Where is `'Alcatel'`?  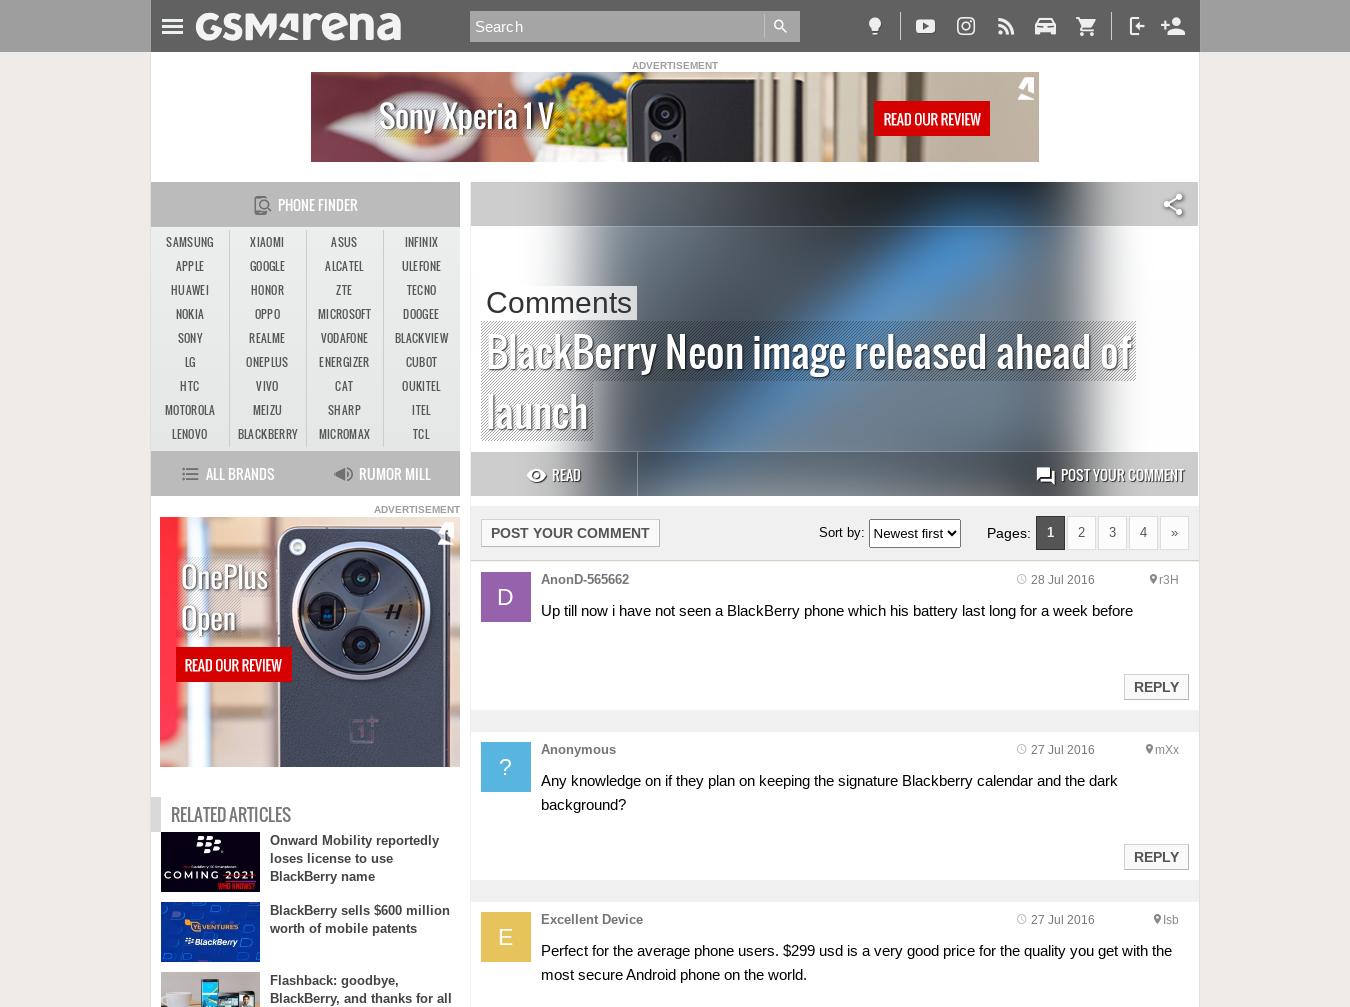
'Alcatel' is located at coordinates (343, 266).